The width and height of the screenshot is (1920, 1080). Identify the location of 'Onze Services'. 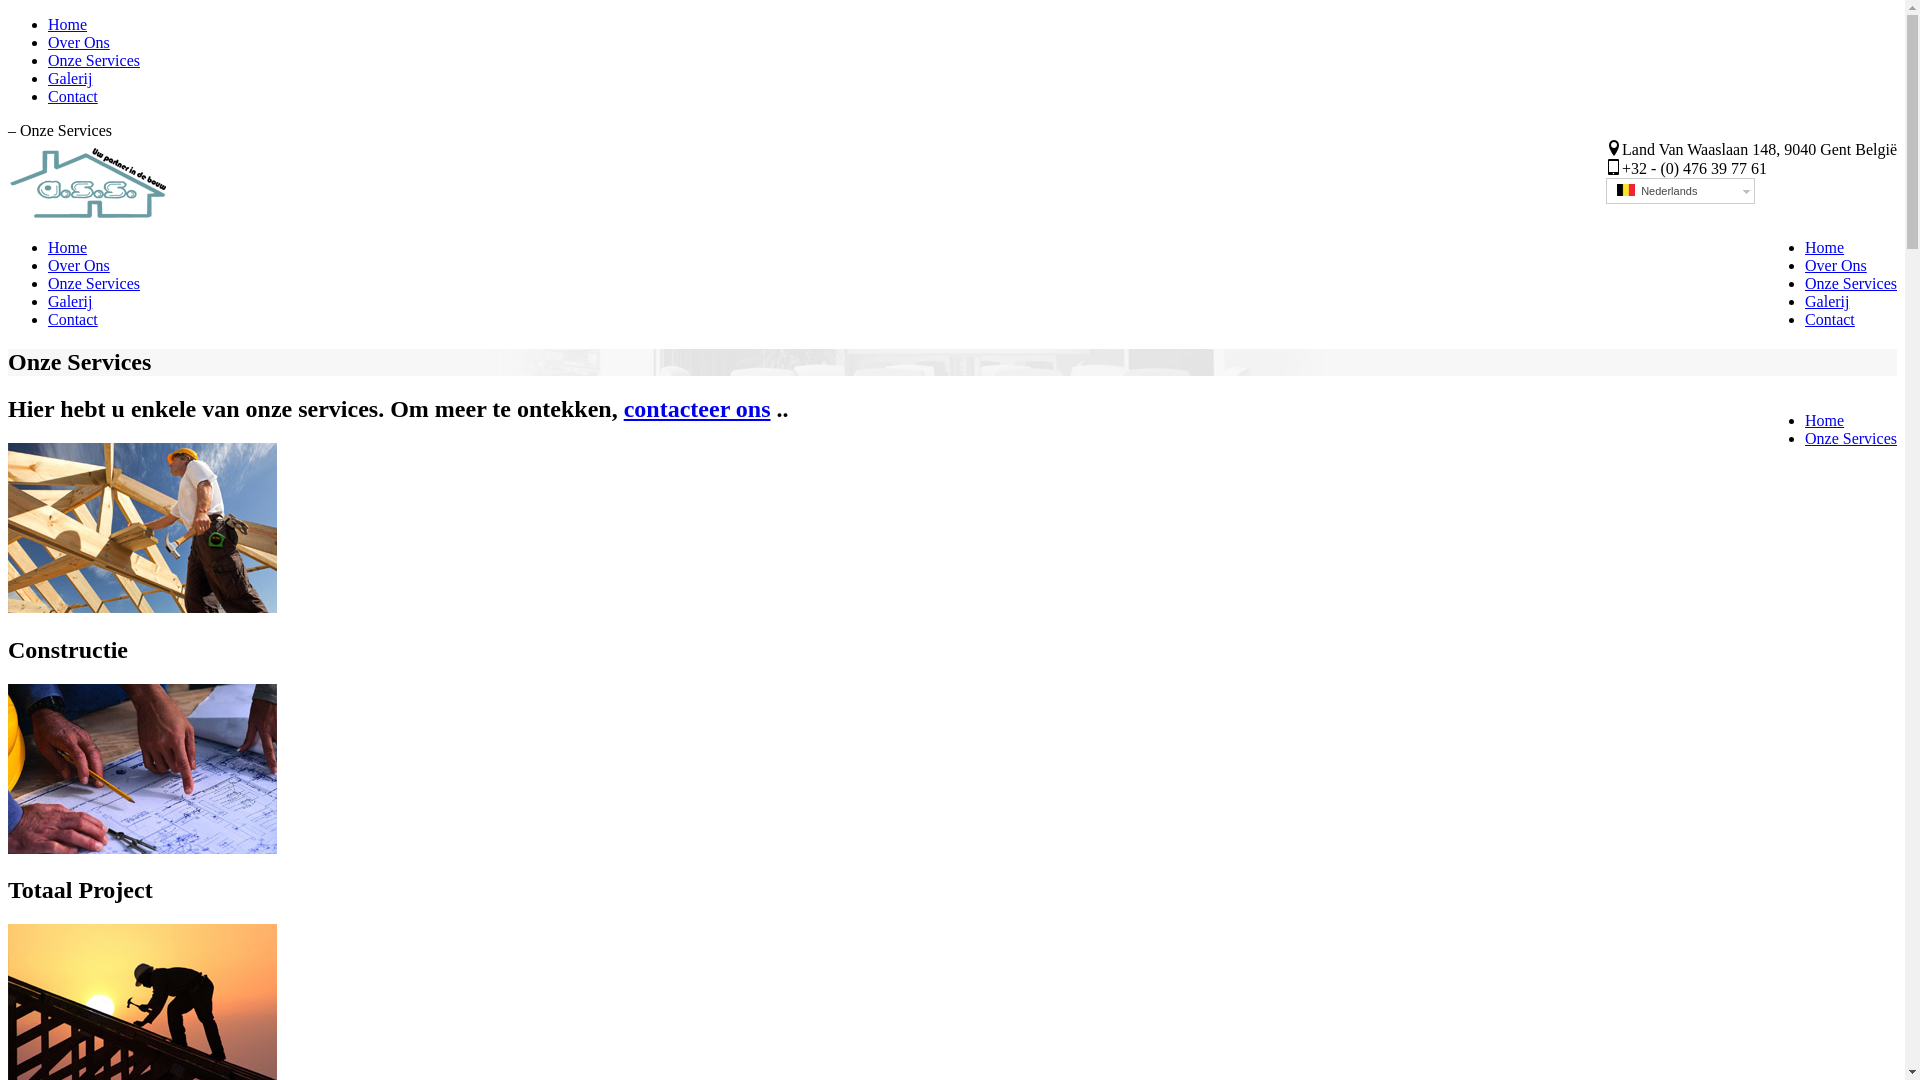
(93, 59).